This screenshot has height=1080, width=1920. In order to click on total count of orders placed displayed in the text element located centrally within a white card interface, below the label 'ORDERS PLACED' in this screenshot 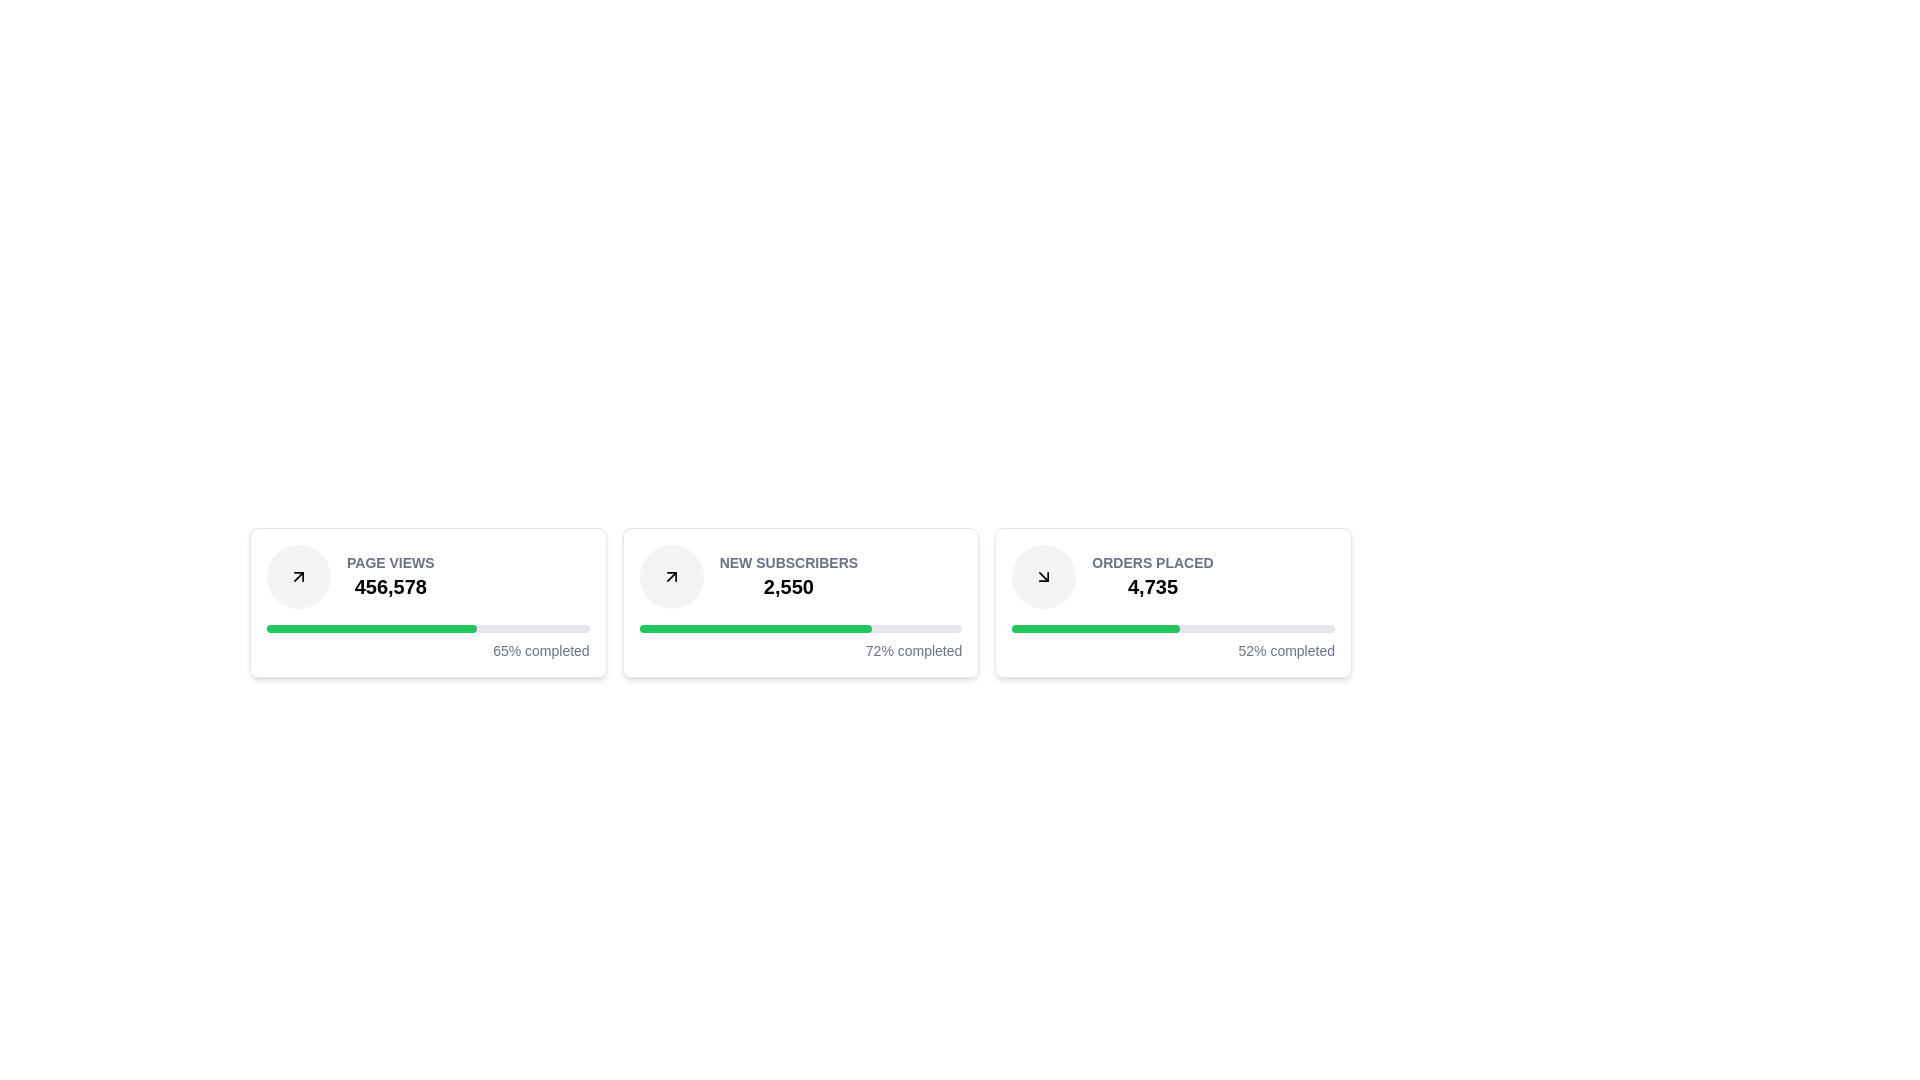, I will do `click(1152, 585)`.